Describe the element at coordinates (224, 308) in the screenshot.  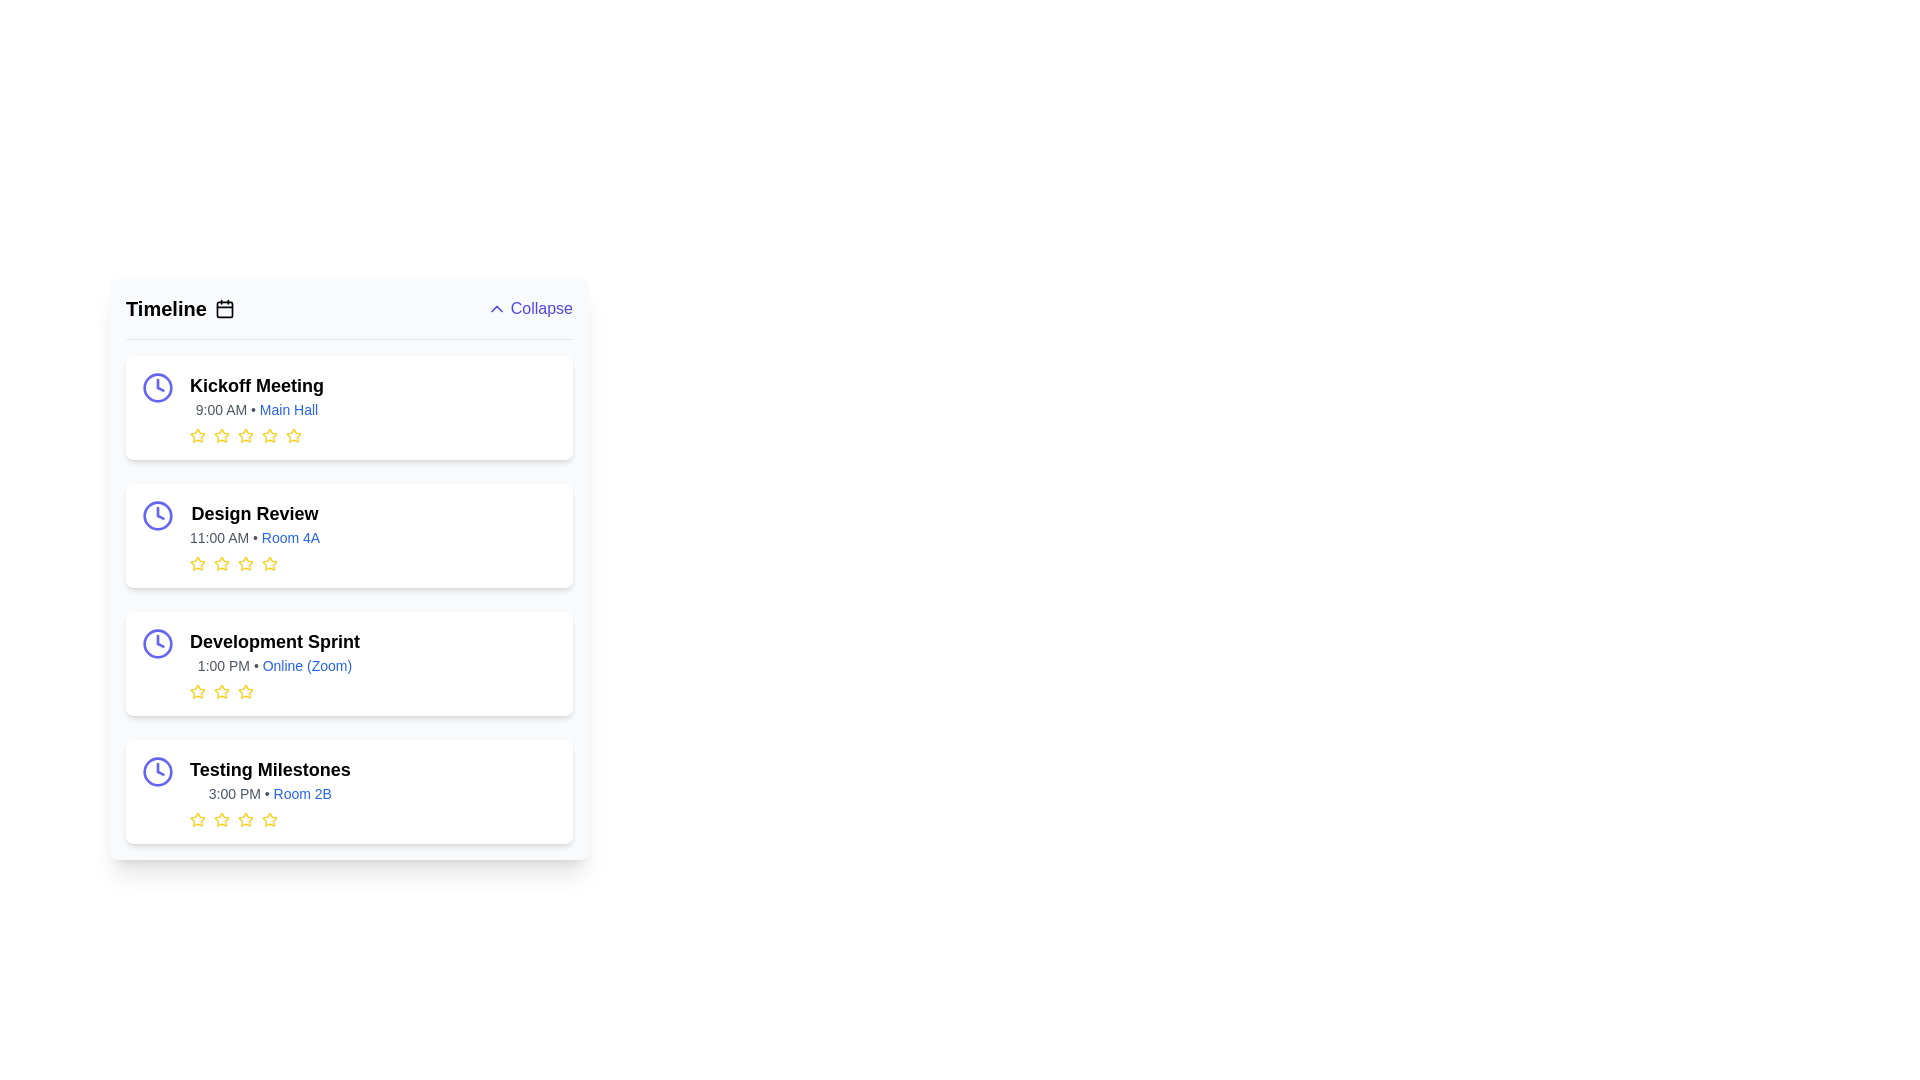
I see `the calendar icon located to the right of the 'Timeline' label in the title section, which features a minimalist design with a square shape and rounded corners` at that location.